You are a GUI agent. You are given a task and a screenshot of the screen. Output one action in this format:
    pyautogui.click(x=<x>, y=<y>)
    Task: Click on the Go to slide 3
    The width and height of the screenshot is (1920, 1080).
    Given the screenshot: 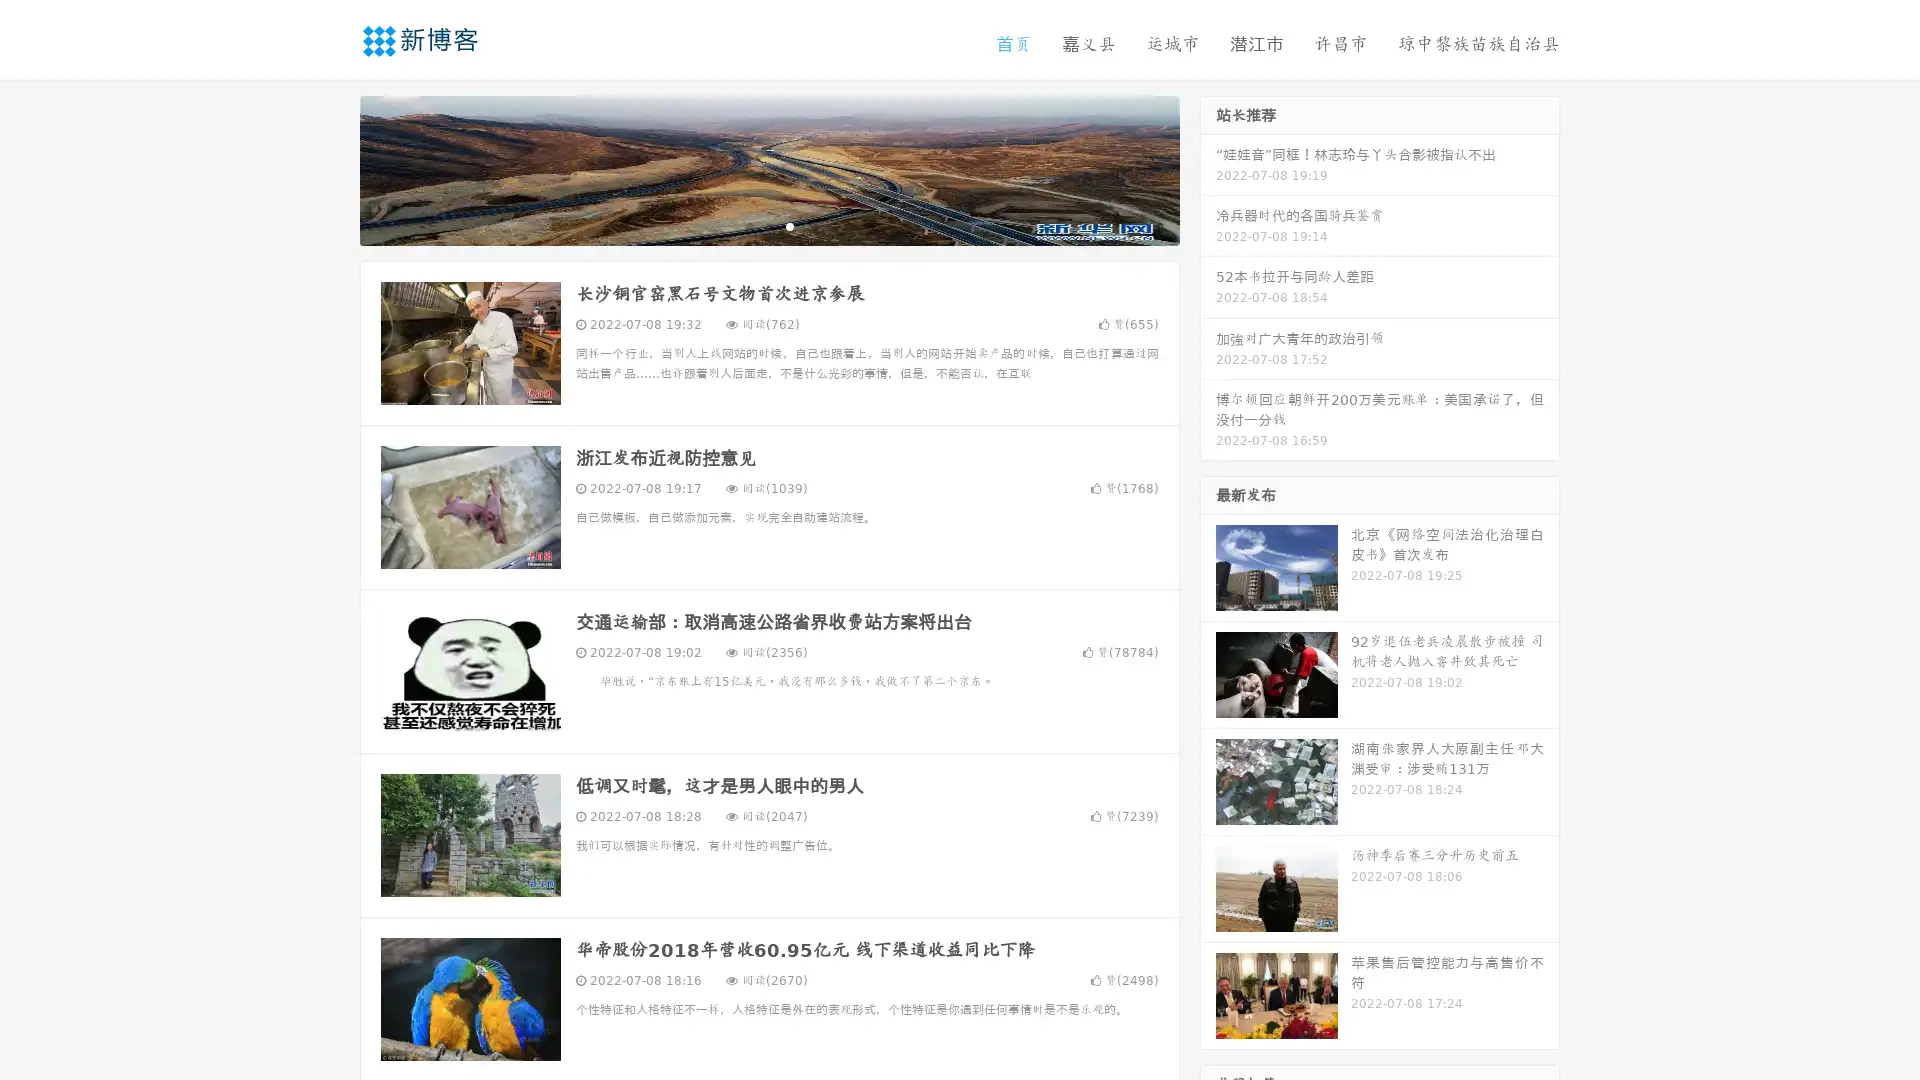 What is the action you would take?
    pyautogui.click(x=789, y=225)
    